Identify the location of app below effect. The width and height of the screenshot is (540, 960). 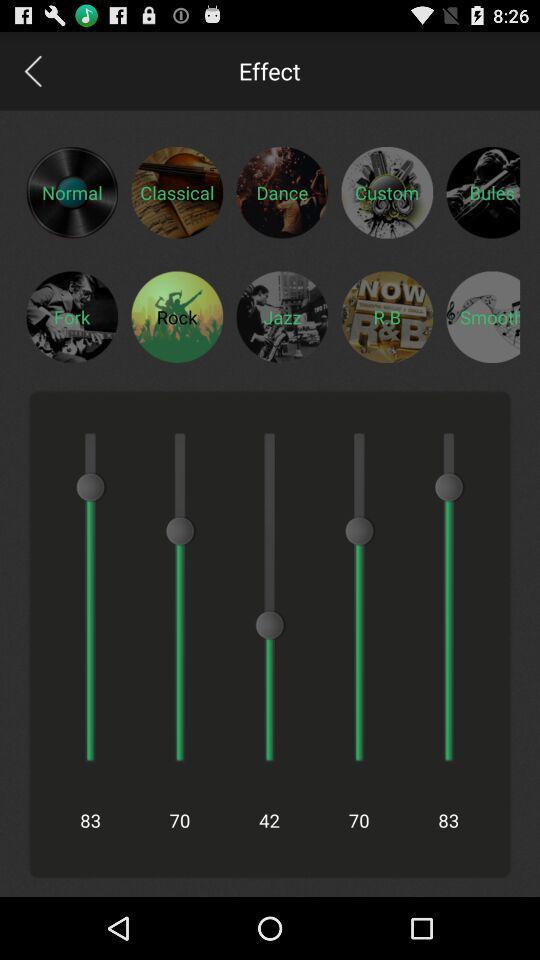
(281, 192).